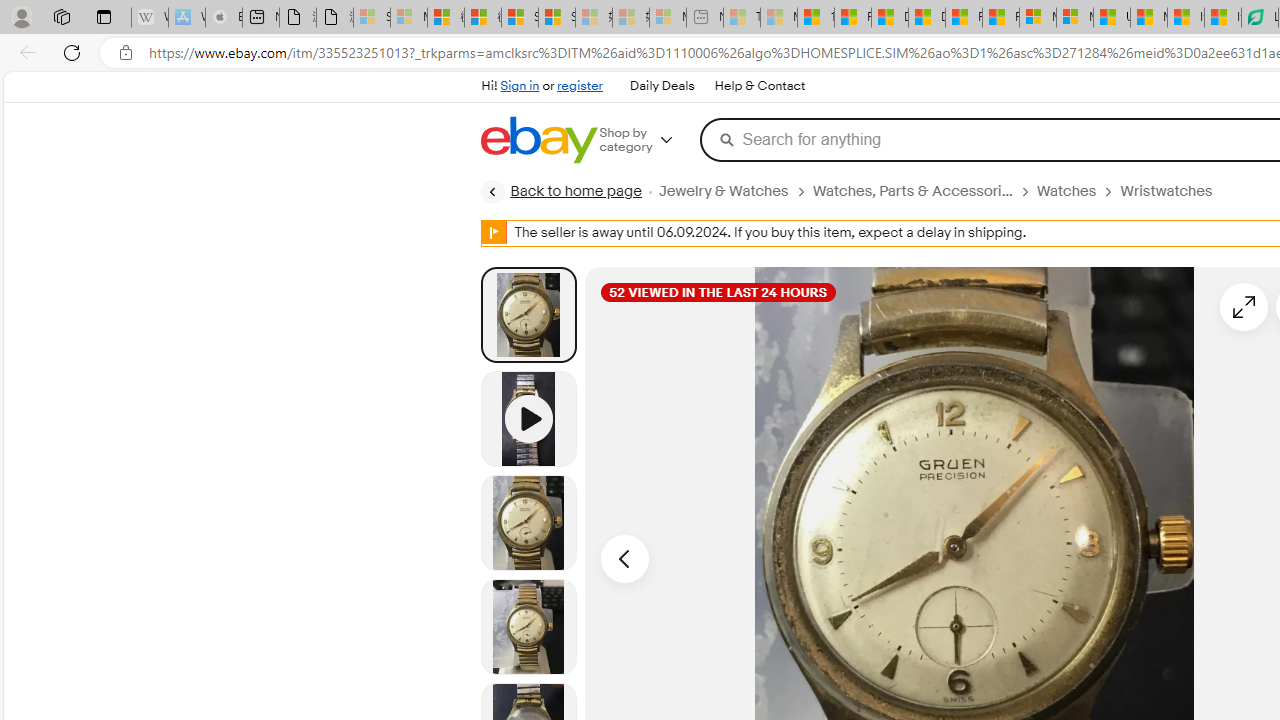 The width and height of the screenshot is (1280, 720). Describe the element at coordinates (224, 17) in the screenshot. I see `'Buy iPad - Apple - Sleeping'` at that location.